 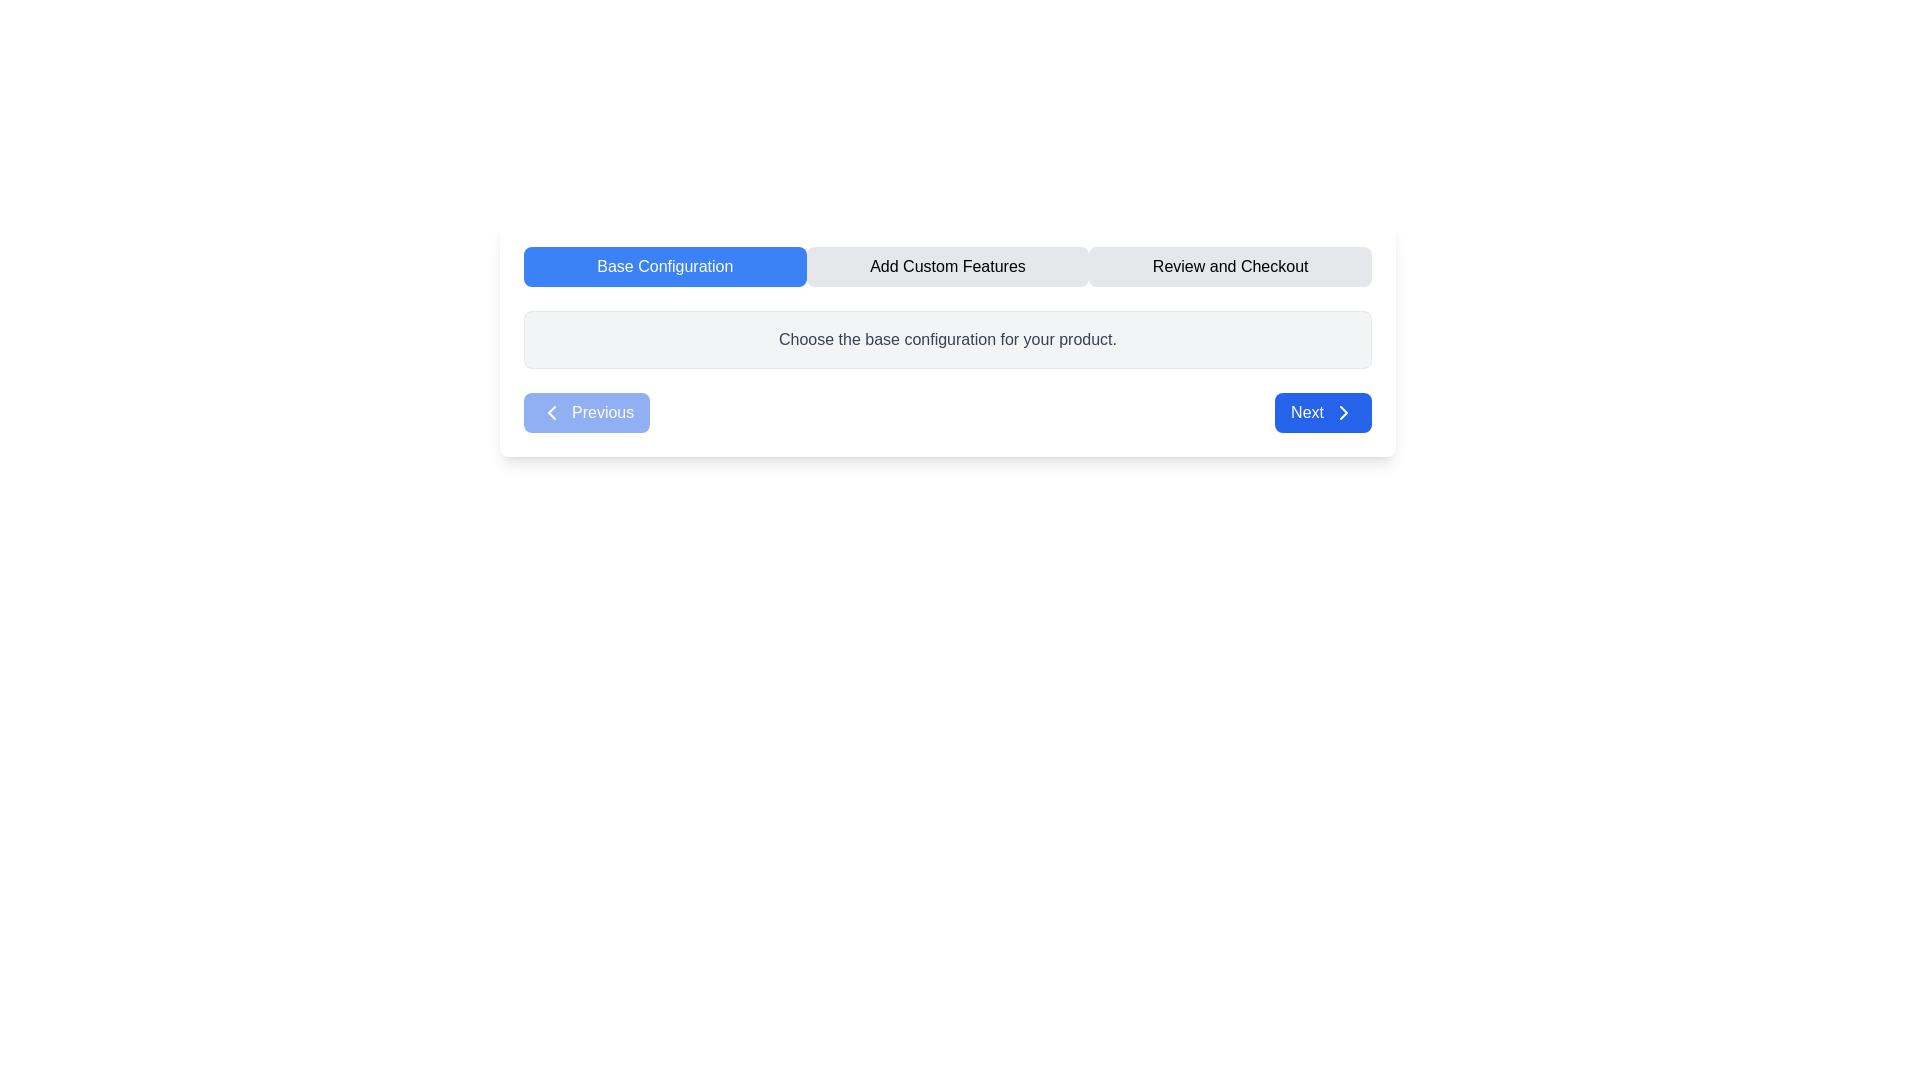 What do you see at coordinates (665, 265) in the screenshot?
I see `the 'Base Configuration' button in the navigation bar` at bounding box center [665, 265].